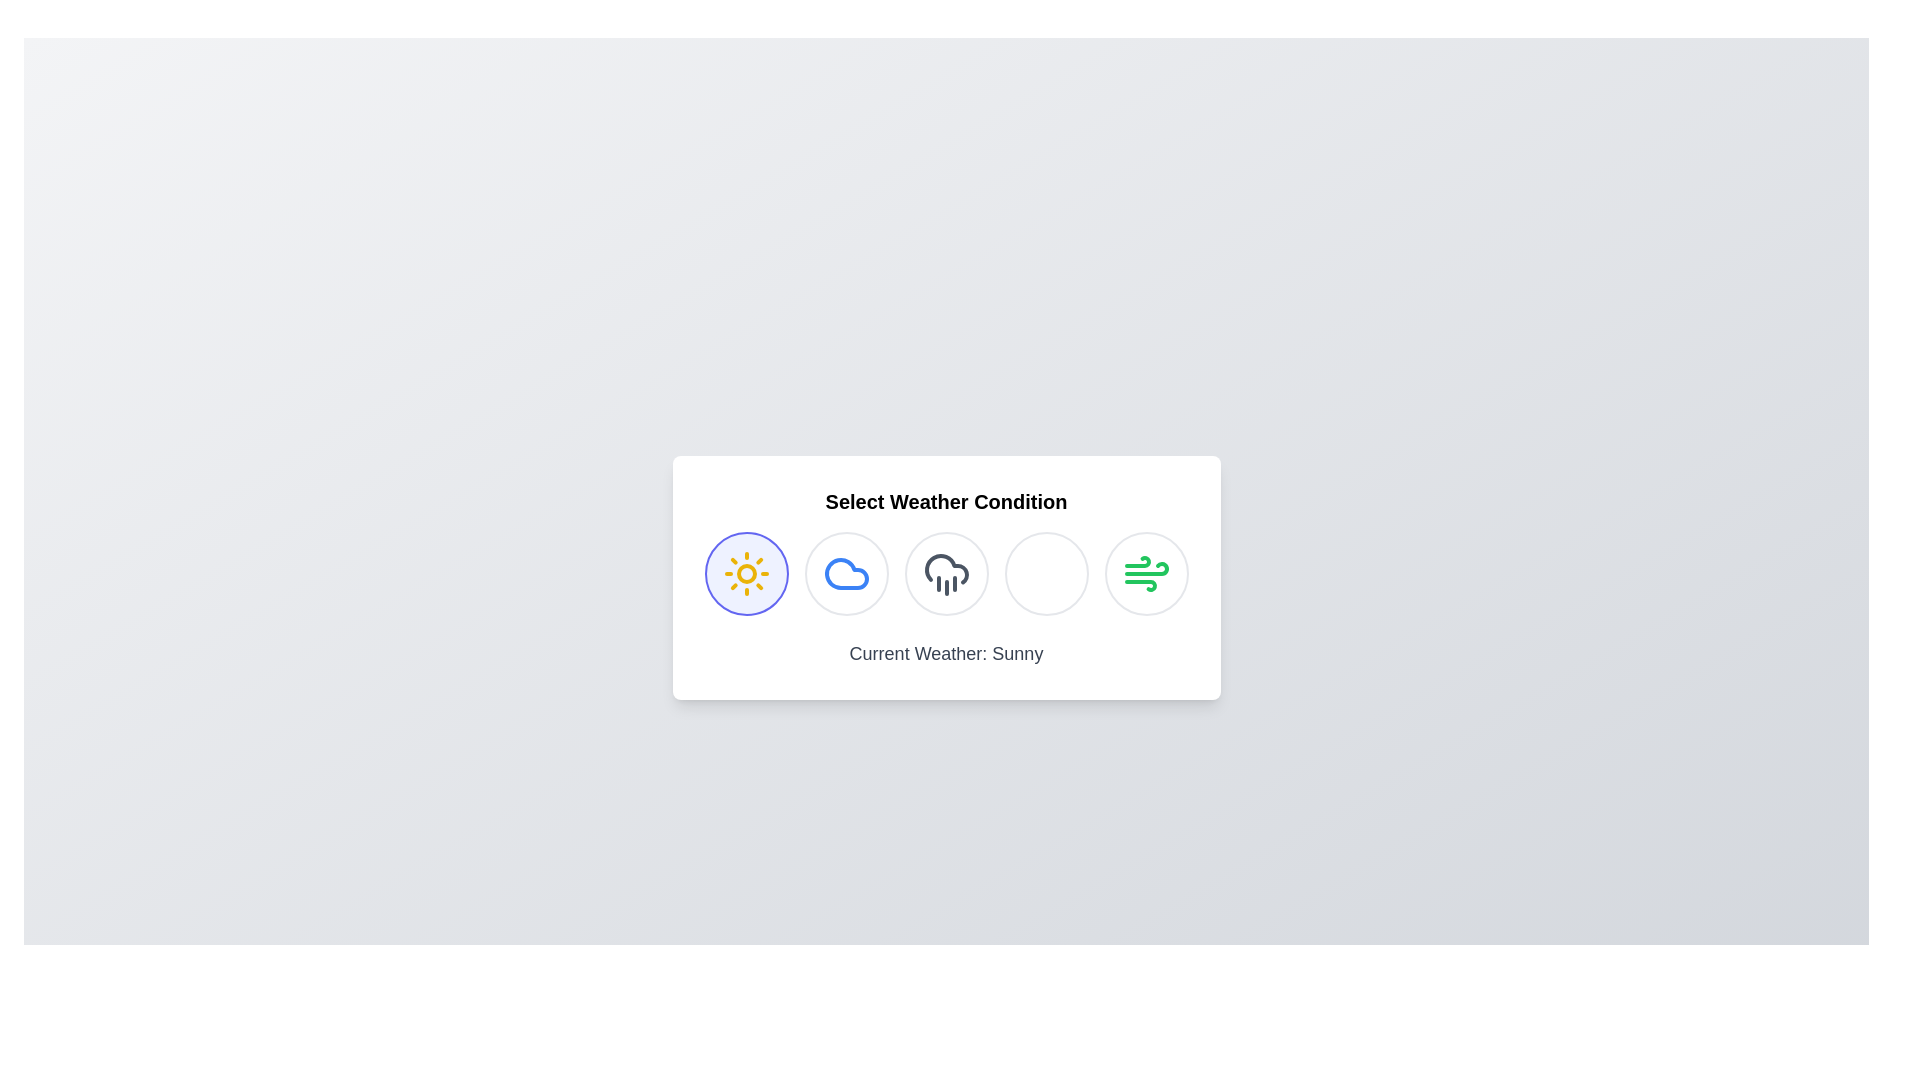 Image resolution: width=1920 pixels, height=1080 pixels. What do you see at coordinates (745, 574) in the screenshot?
I see `the leftmost sun icon in the weather control panel` at bounding box center [745, 574].